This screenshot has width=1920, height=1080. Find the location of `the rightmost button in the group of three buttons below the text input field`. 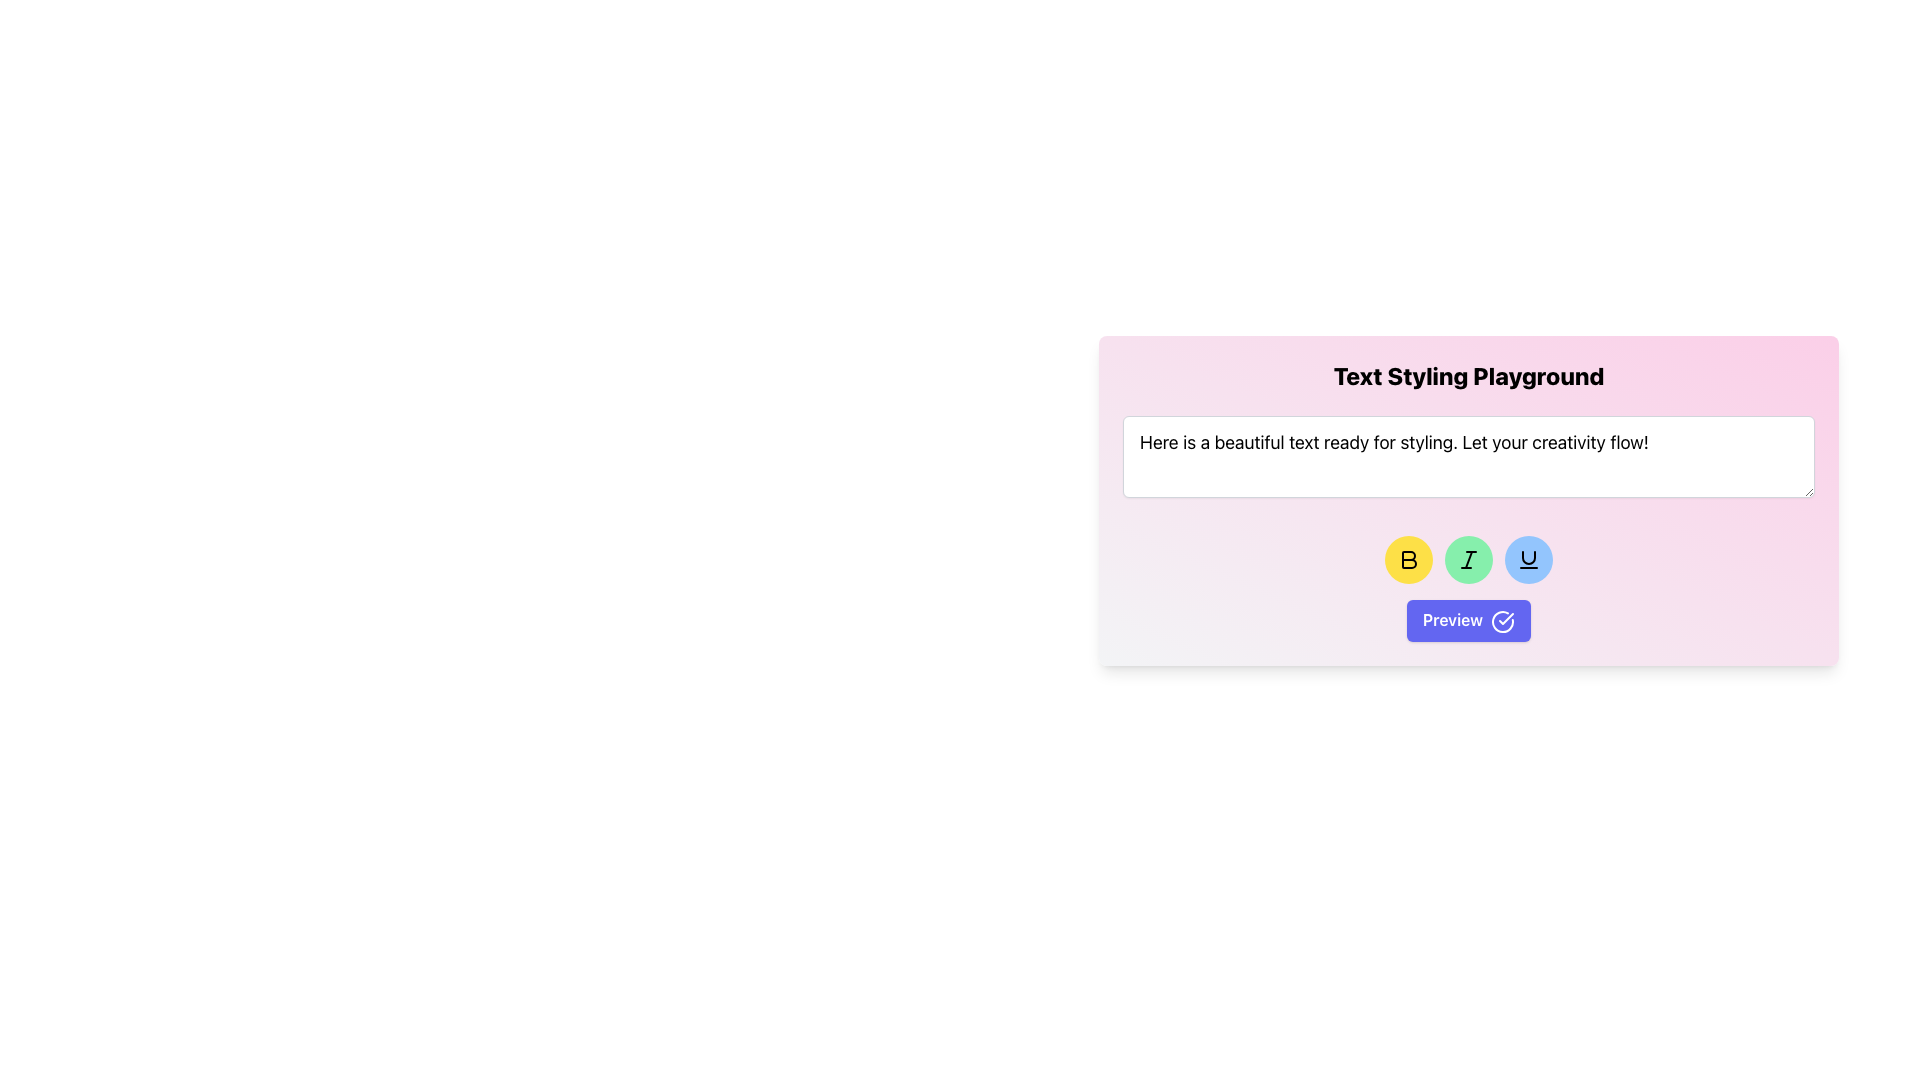

the rightmost button in the group of three buttons below the text input field is located at coordinates (1528, 559).